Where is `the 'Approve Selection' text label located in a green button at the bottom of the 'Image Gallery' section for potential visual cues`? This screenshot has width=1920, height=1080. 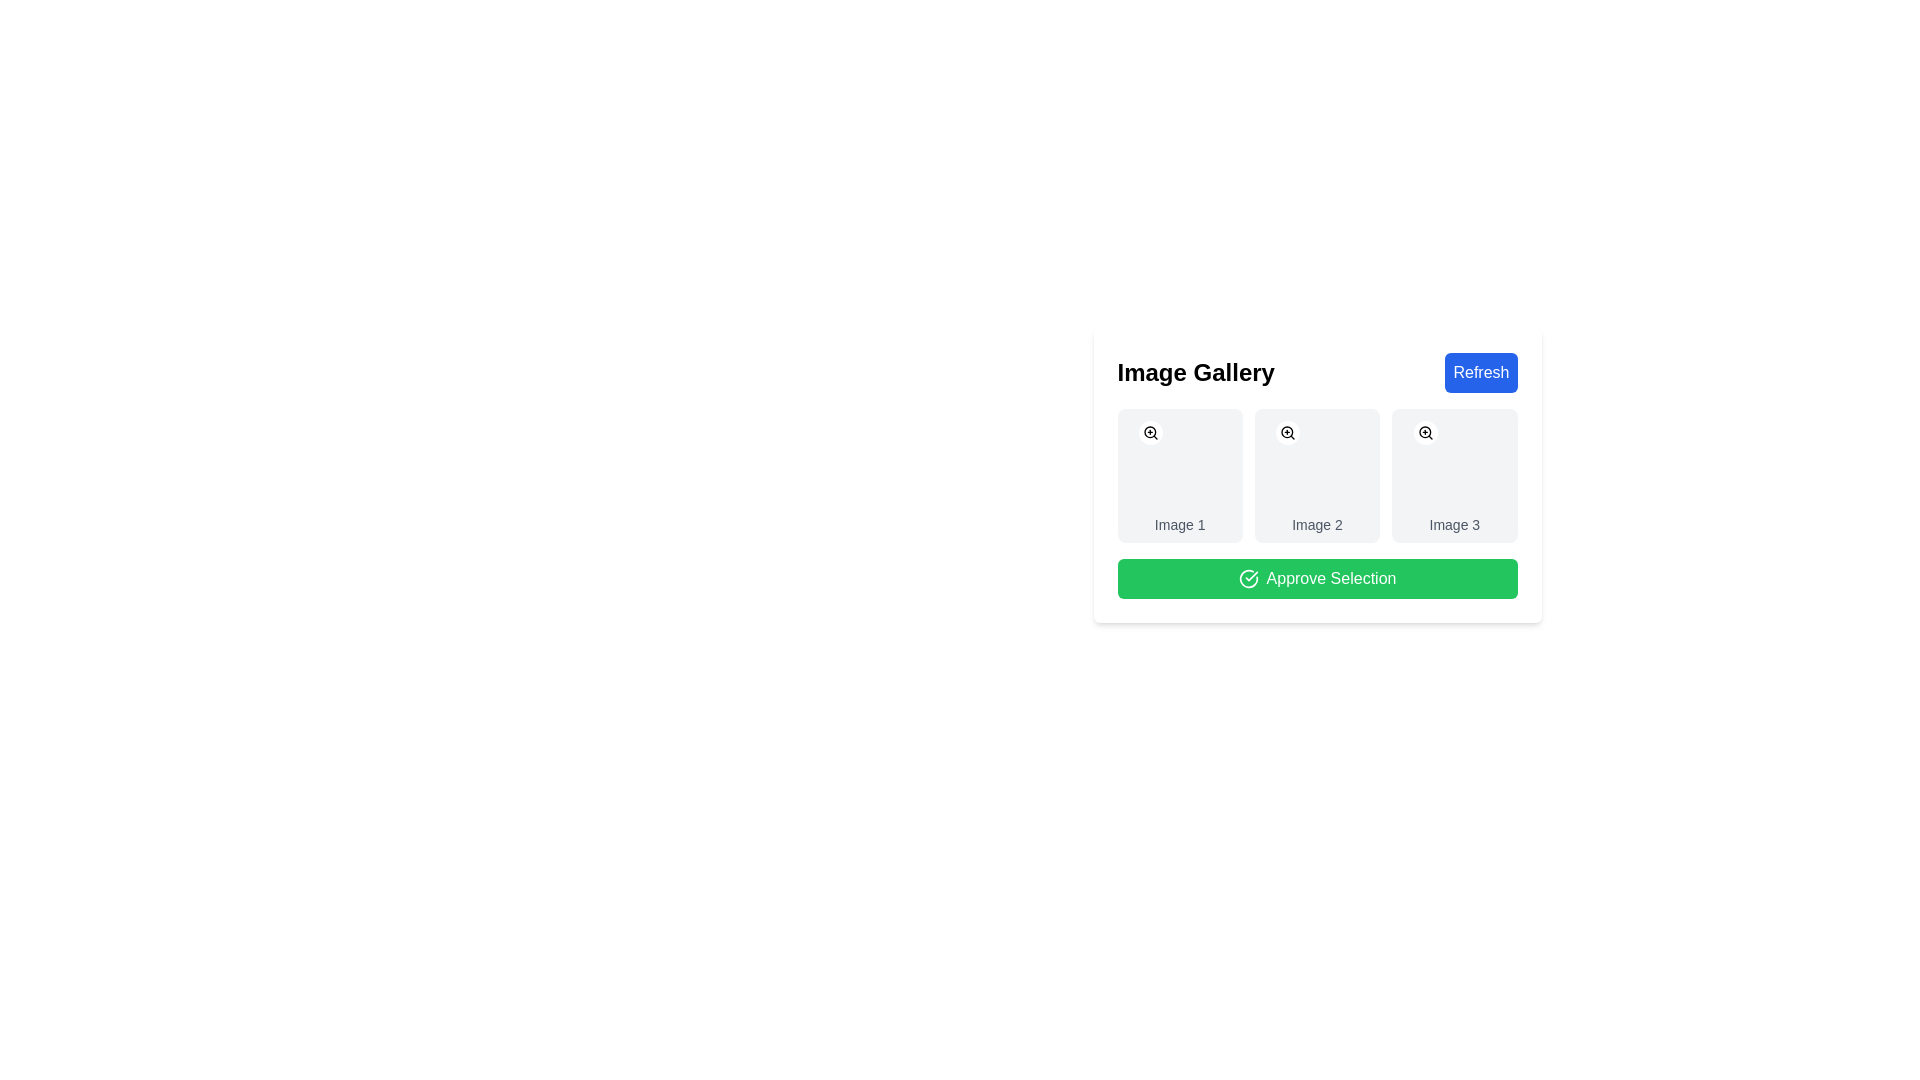
the 'Approve Selection' text label located in a green button at the bottom of the 'Image Gallery' section for potential visual cues is located at coordinates (1331, 578).